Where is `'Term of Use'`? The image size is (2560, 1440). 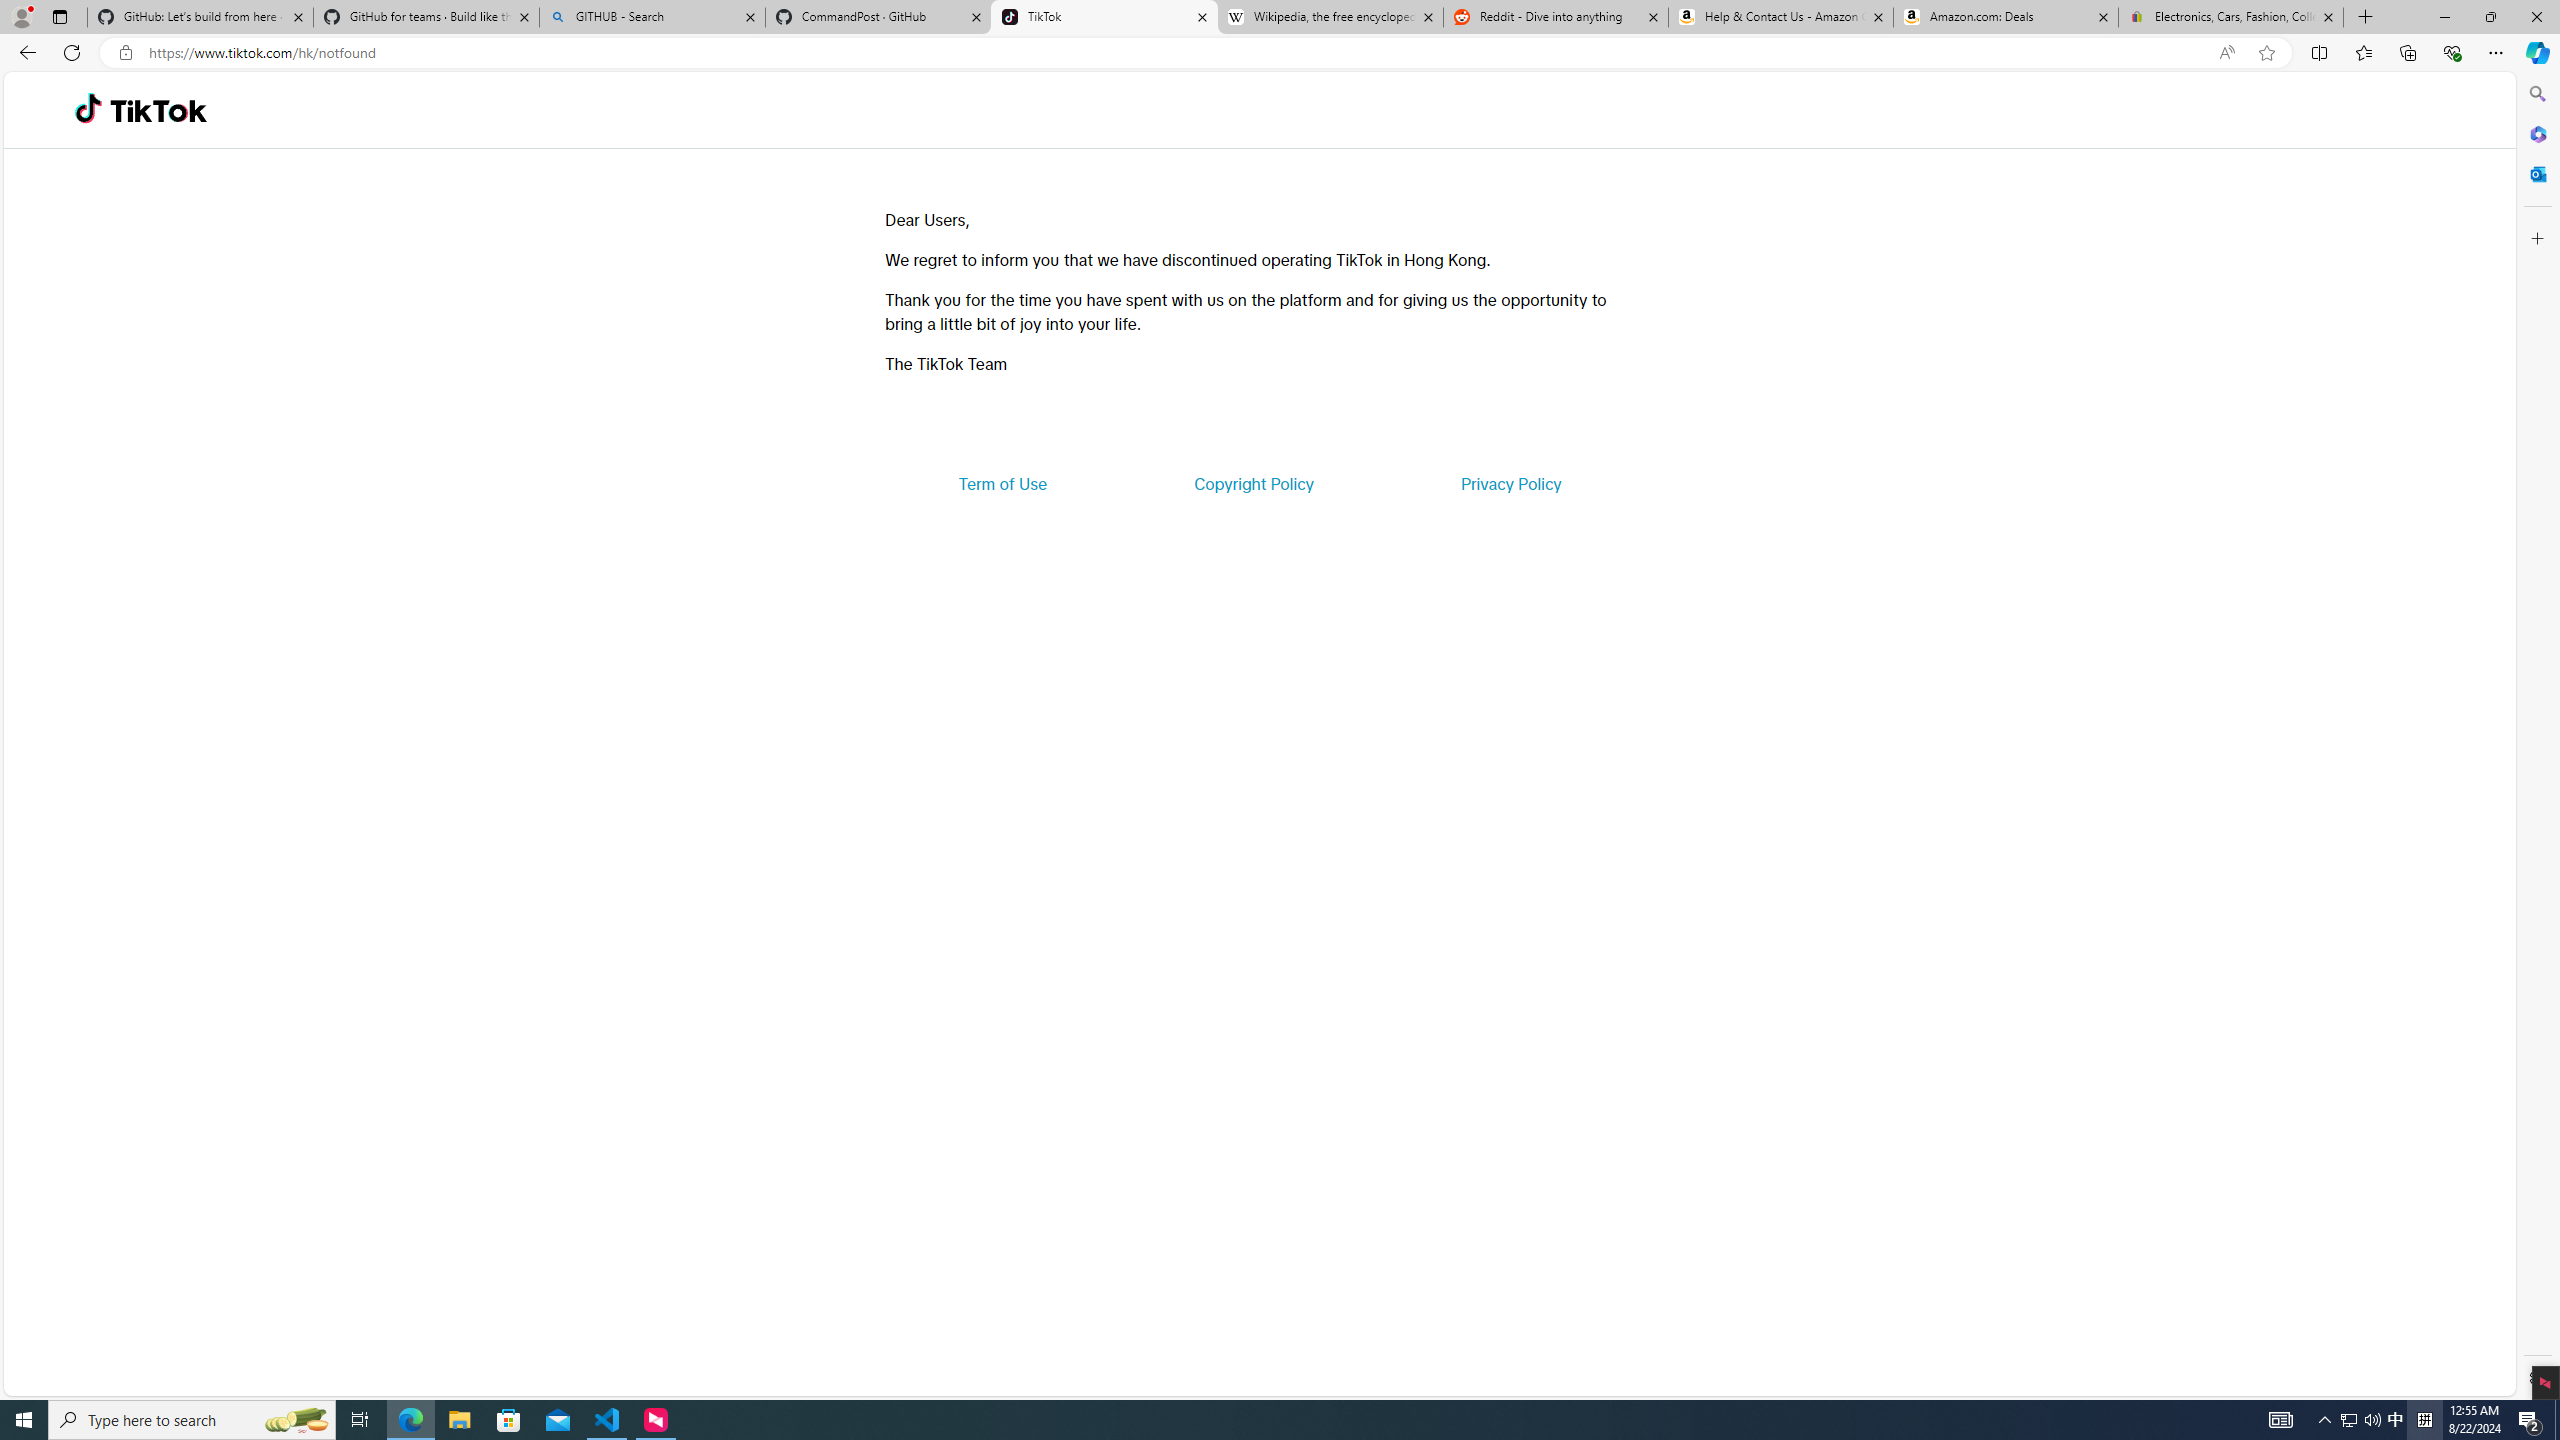
'Term of Use' is located at coordinates (1002, 482).